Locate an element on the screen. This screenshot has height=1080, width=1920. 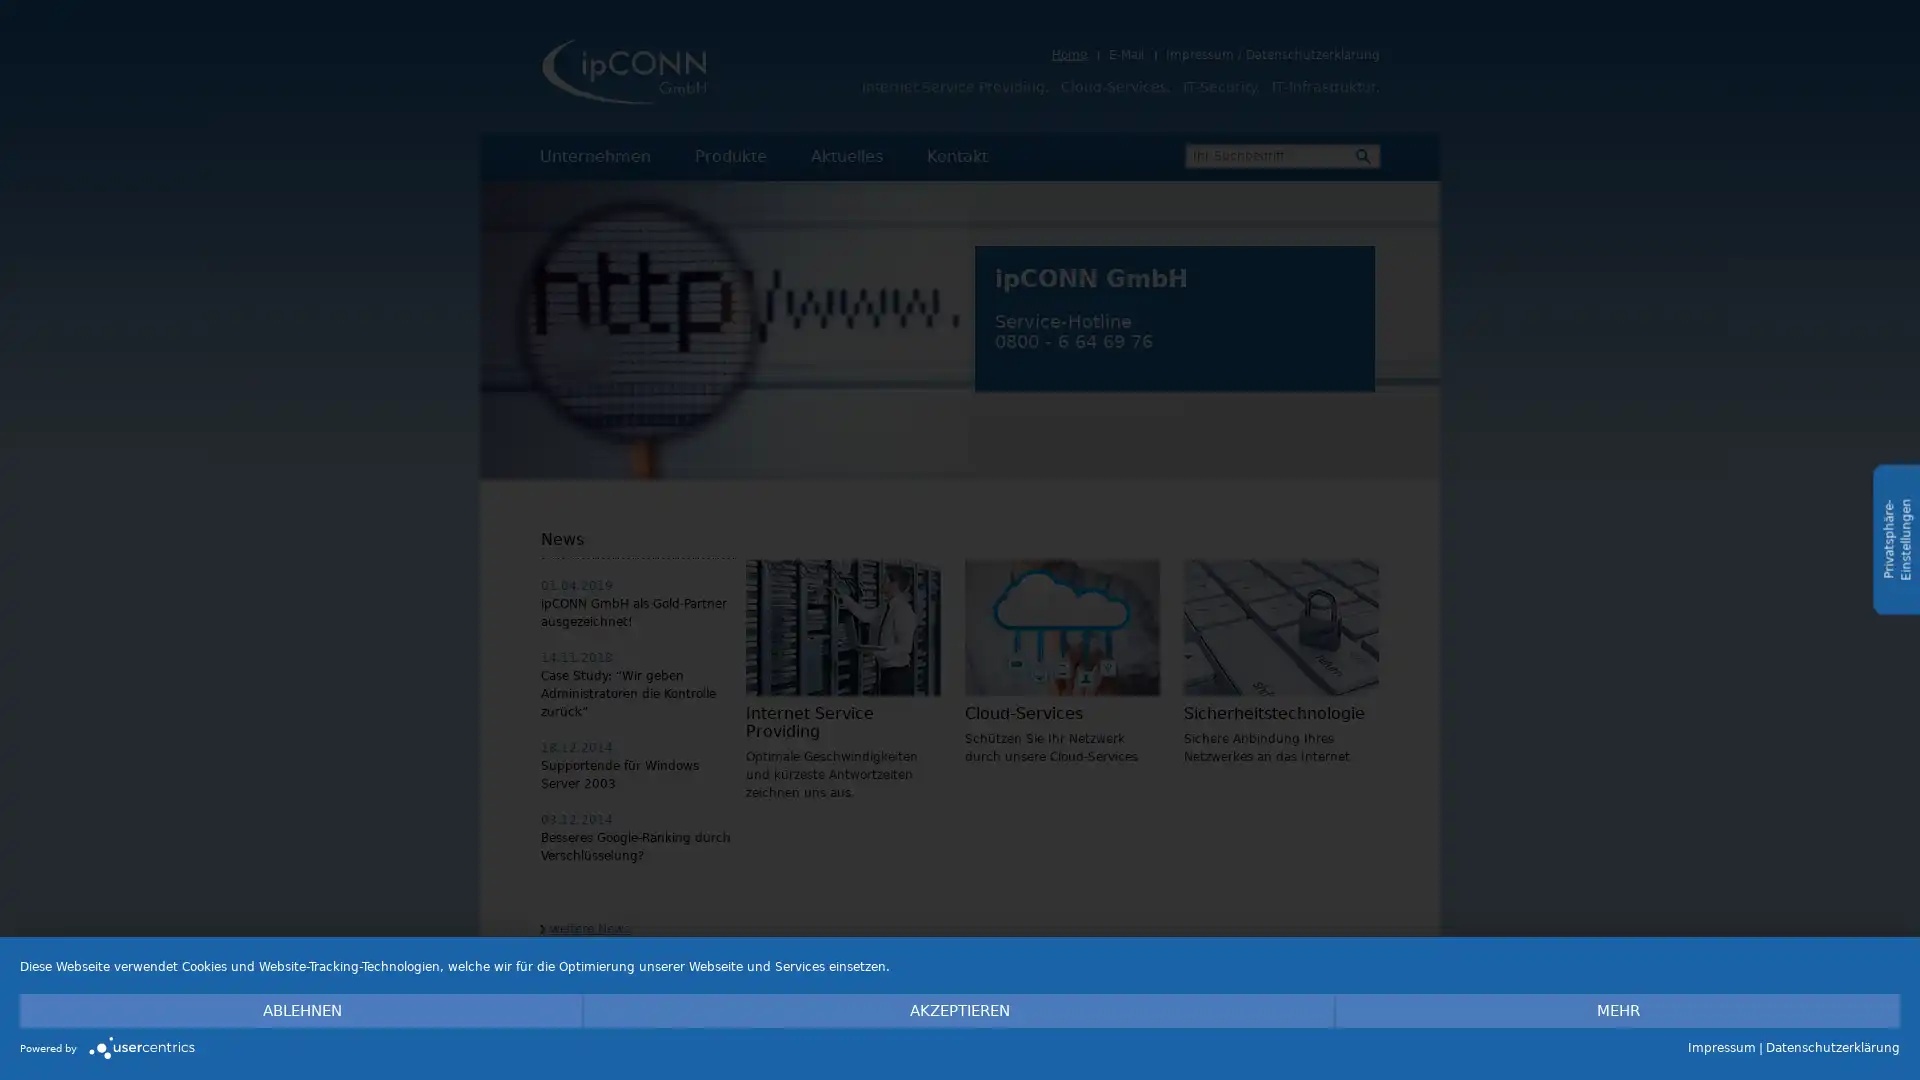
MEHR is located at coordinates (1617, 1010).